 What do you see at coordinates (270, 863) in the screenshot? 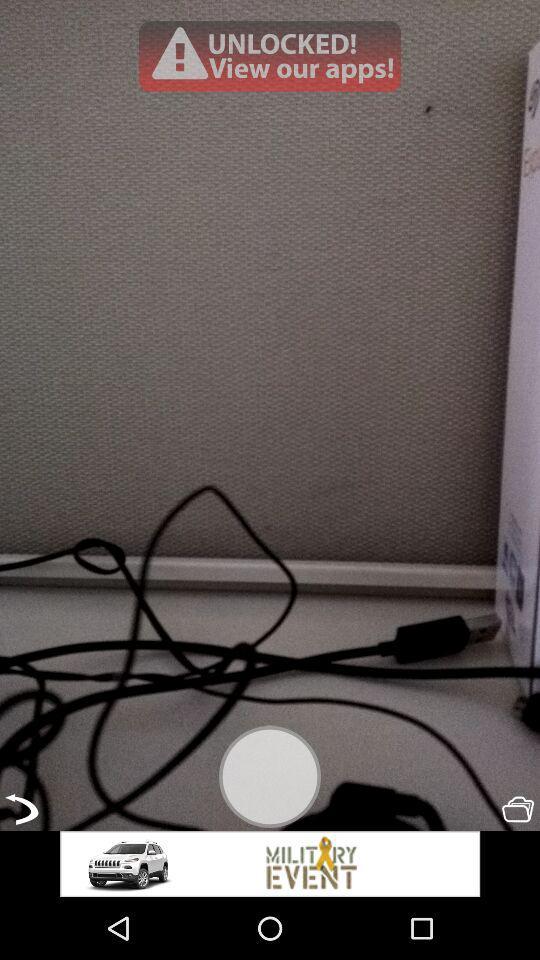
I see `advertising` at bounding box center [270, 863].